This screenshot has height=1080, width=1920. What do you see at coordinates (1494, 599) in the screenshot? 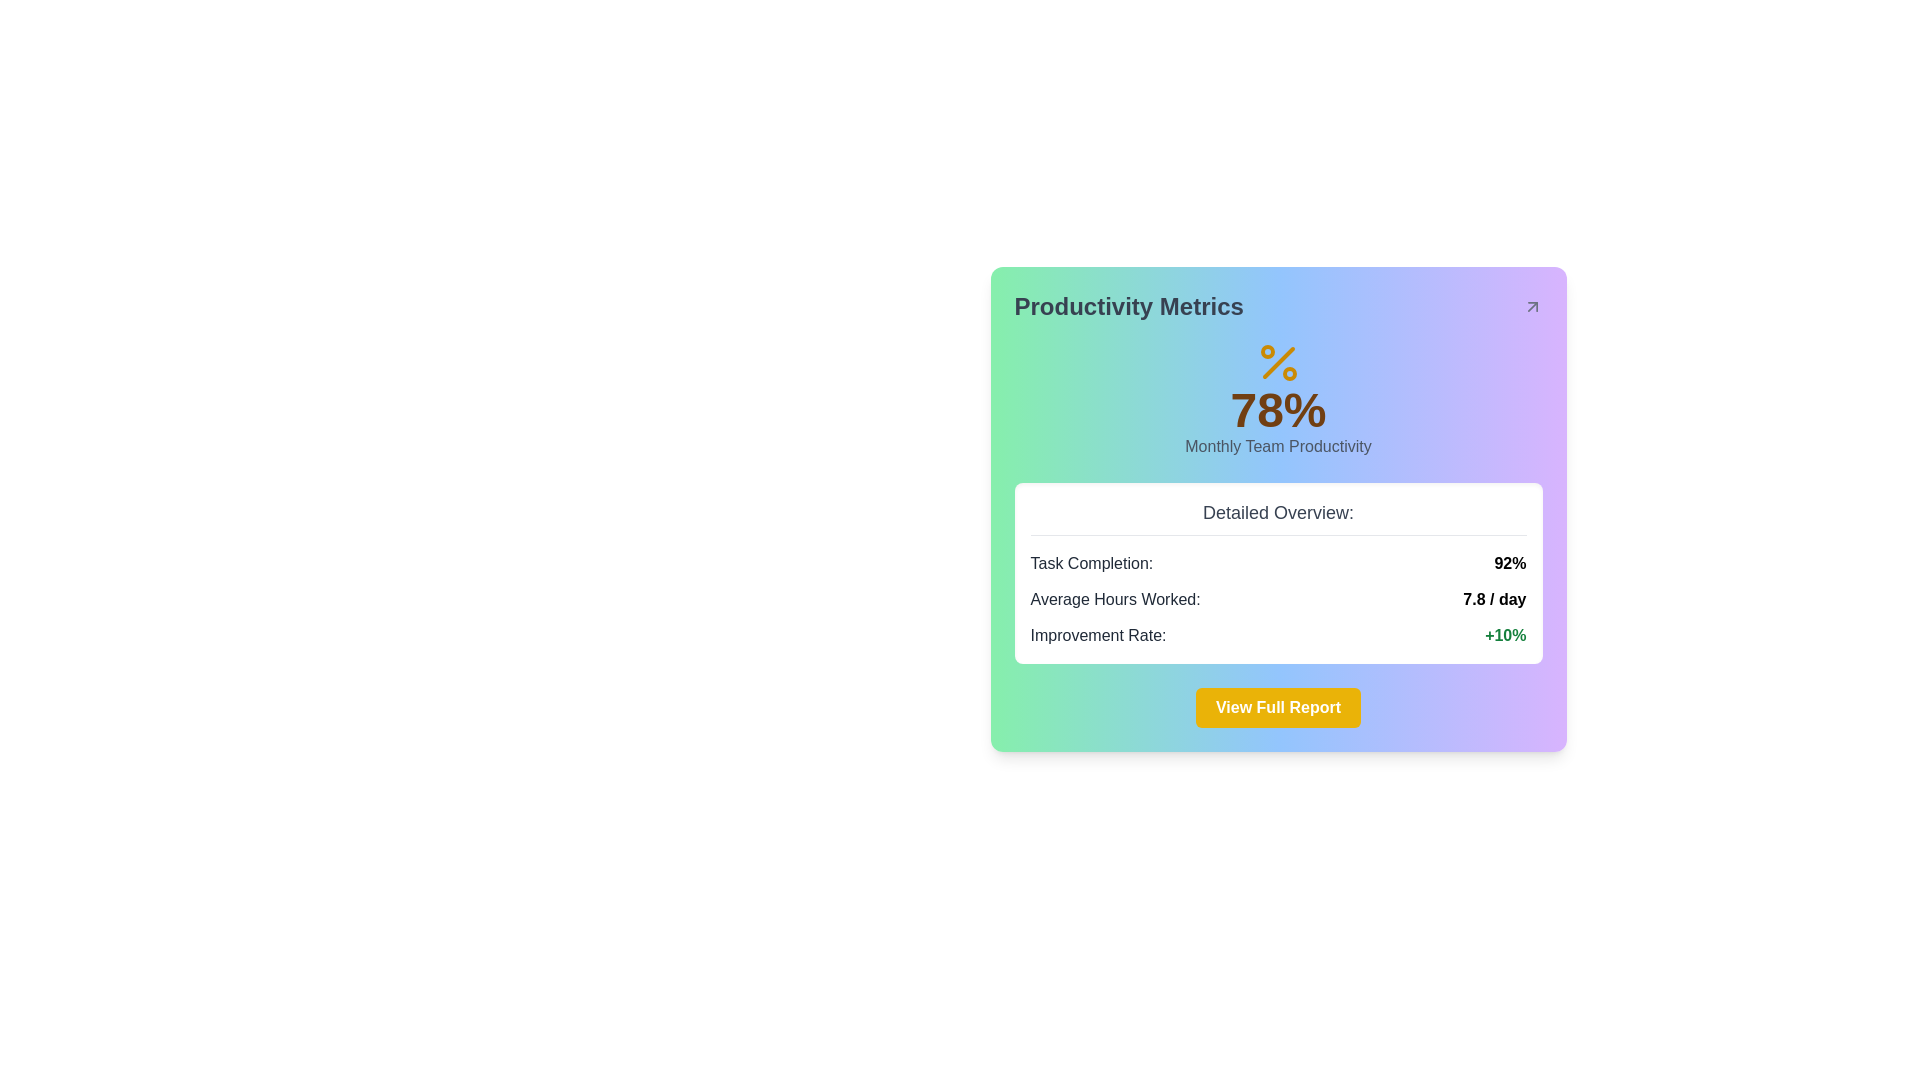
I see `the static text displaying '7.8 / day', which is located to the right of 'Average Hours Worked:' in the 'Detailed Overview' panel` at bounding box center [1494, 599].